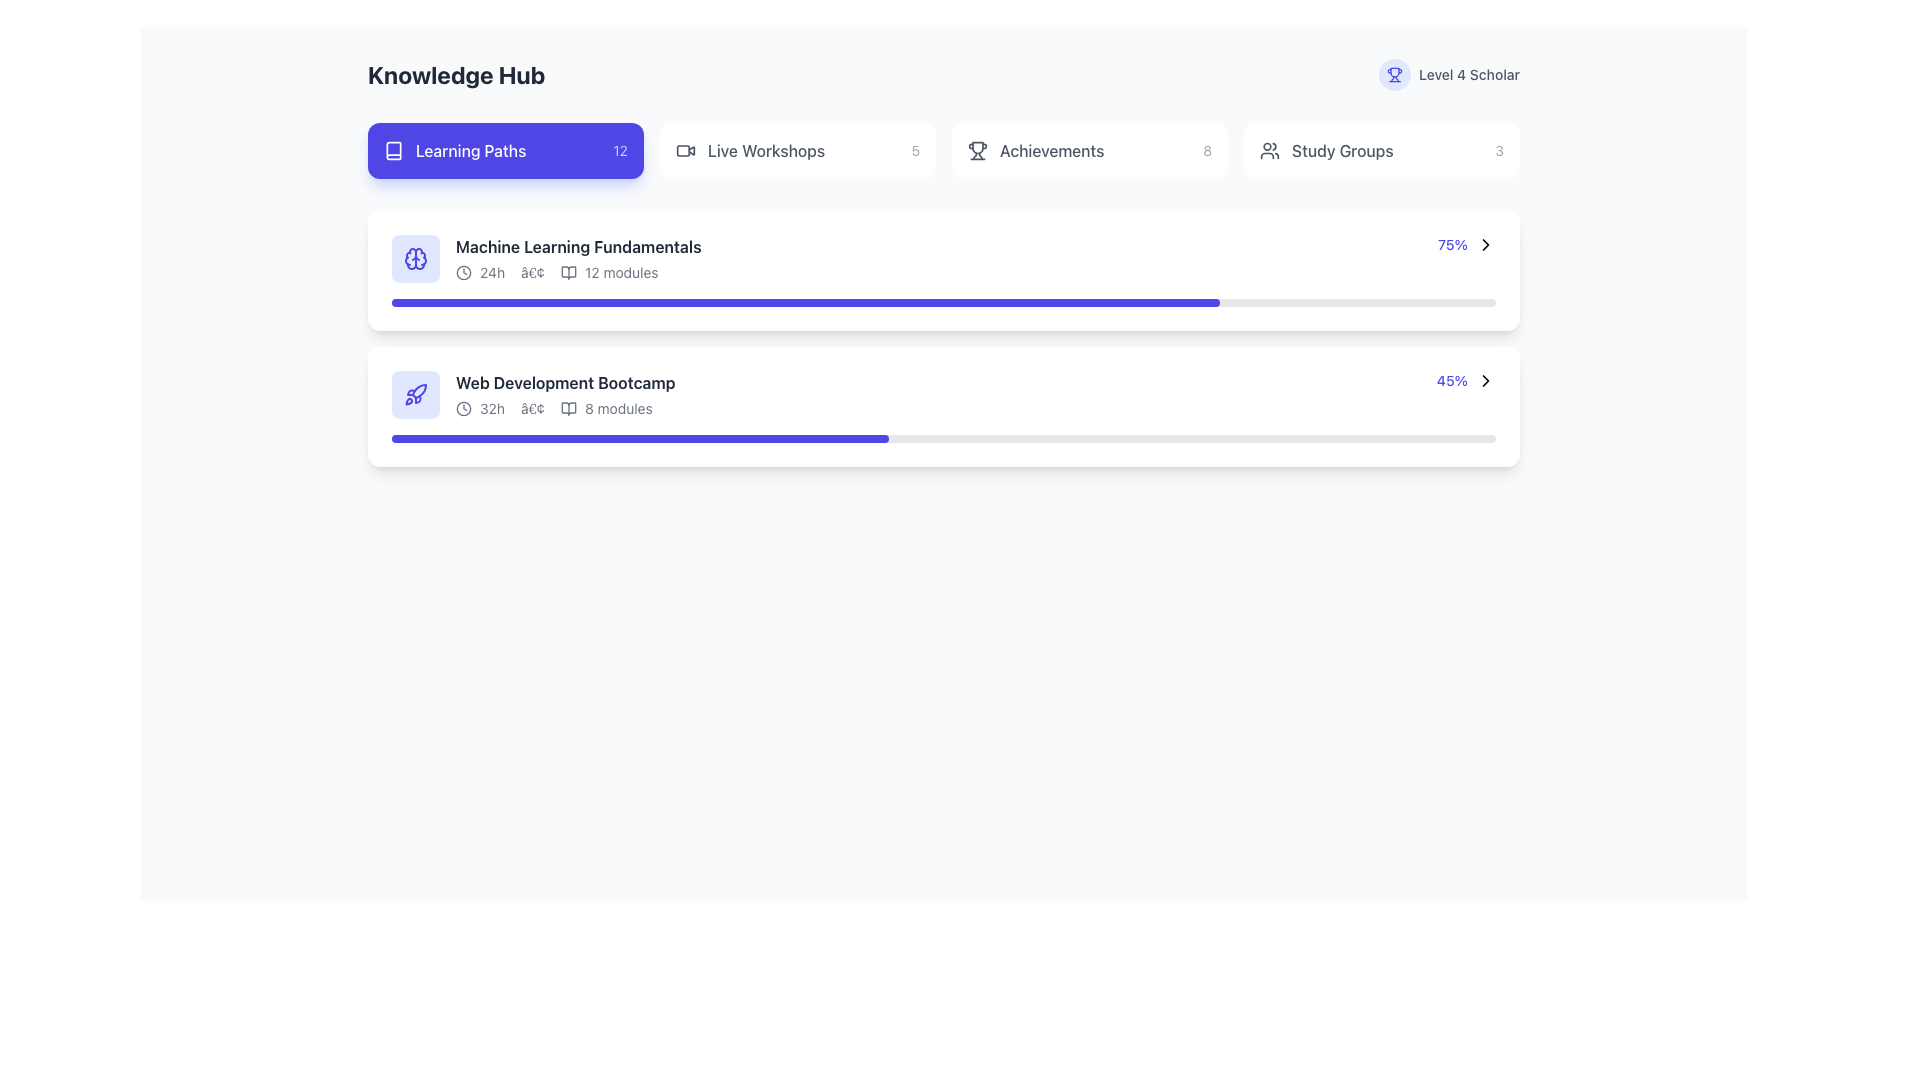  I want to click on the 'Machine Learning Fundamentals' icon located at the top left of its list item in the 'Learning Paths' section of the interface, so click(415, 257).